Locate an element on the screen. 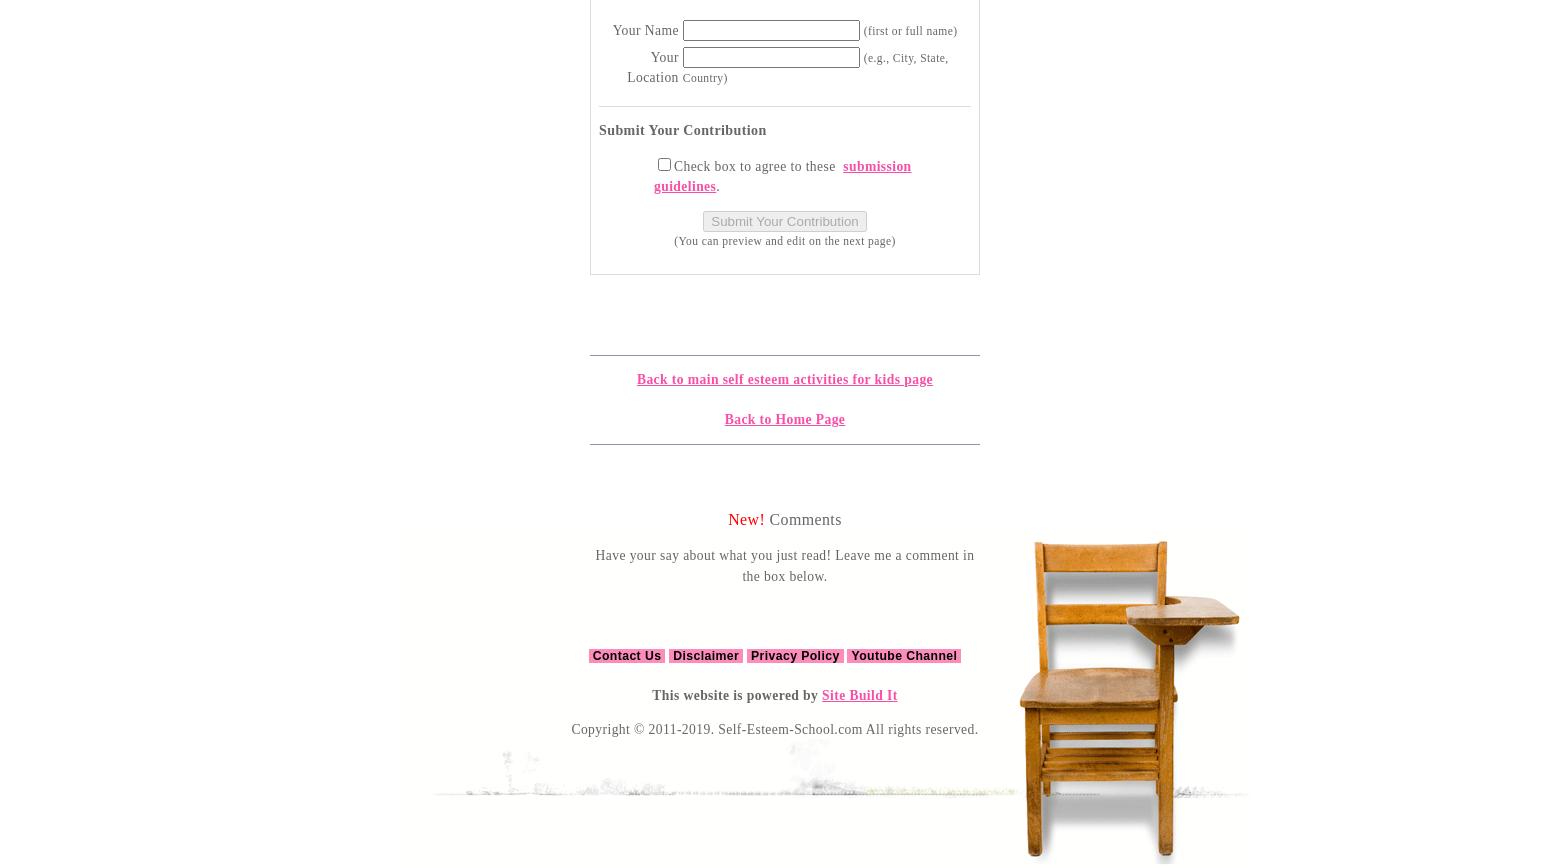 This screenshot has height=868, width=1550. 'Your Location' is located at coordinates (651, 67).